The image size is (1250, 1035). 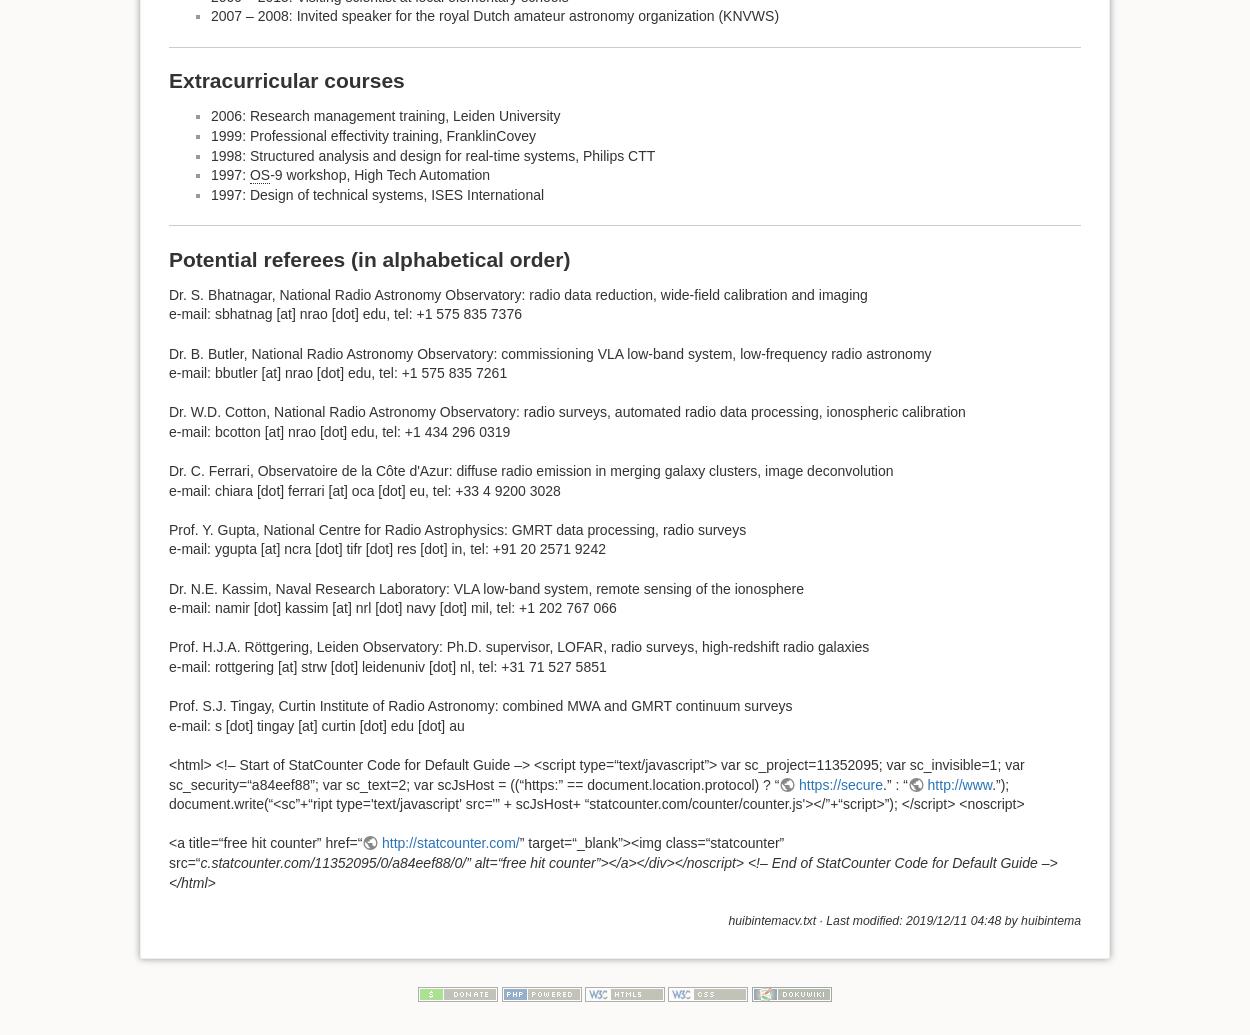 I want to click on 'e-mail: namir [dot] kassim [at] nrl [dot] navy [dot] mil, tel: +1 202 767 066', so click(x=392, y=606).